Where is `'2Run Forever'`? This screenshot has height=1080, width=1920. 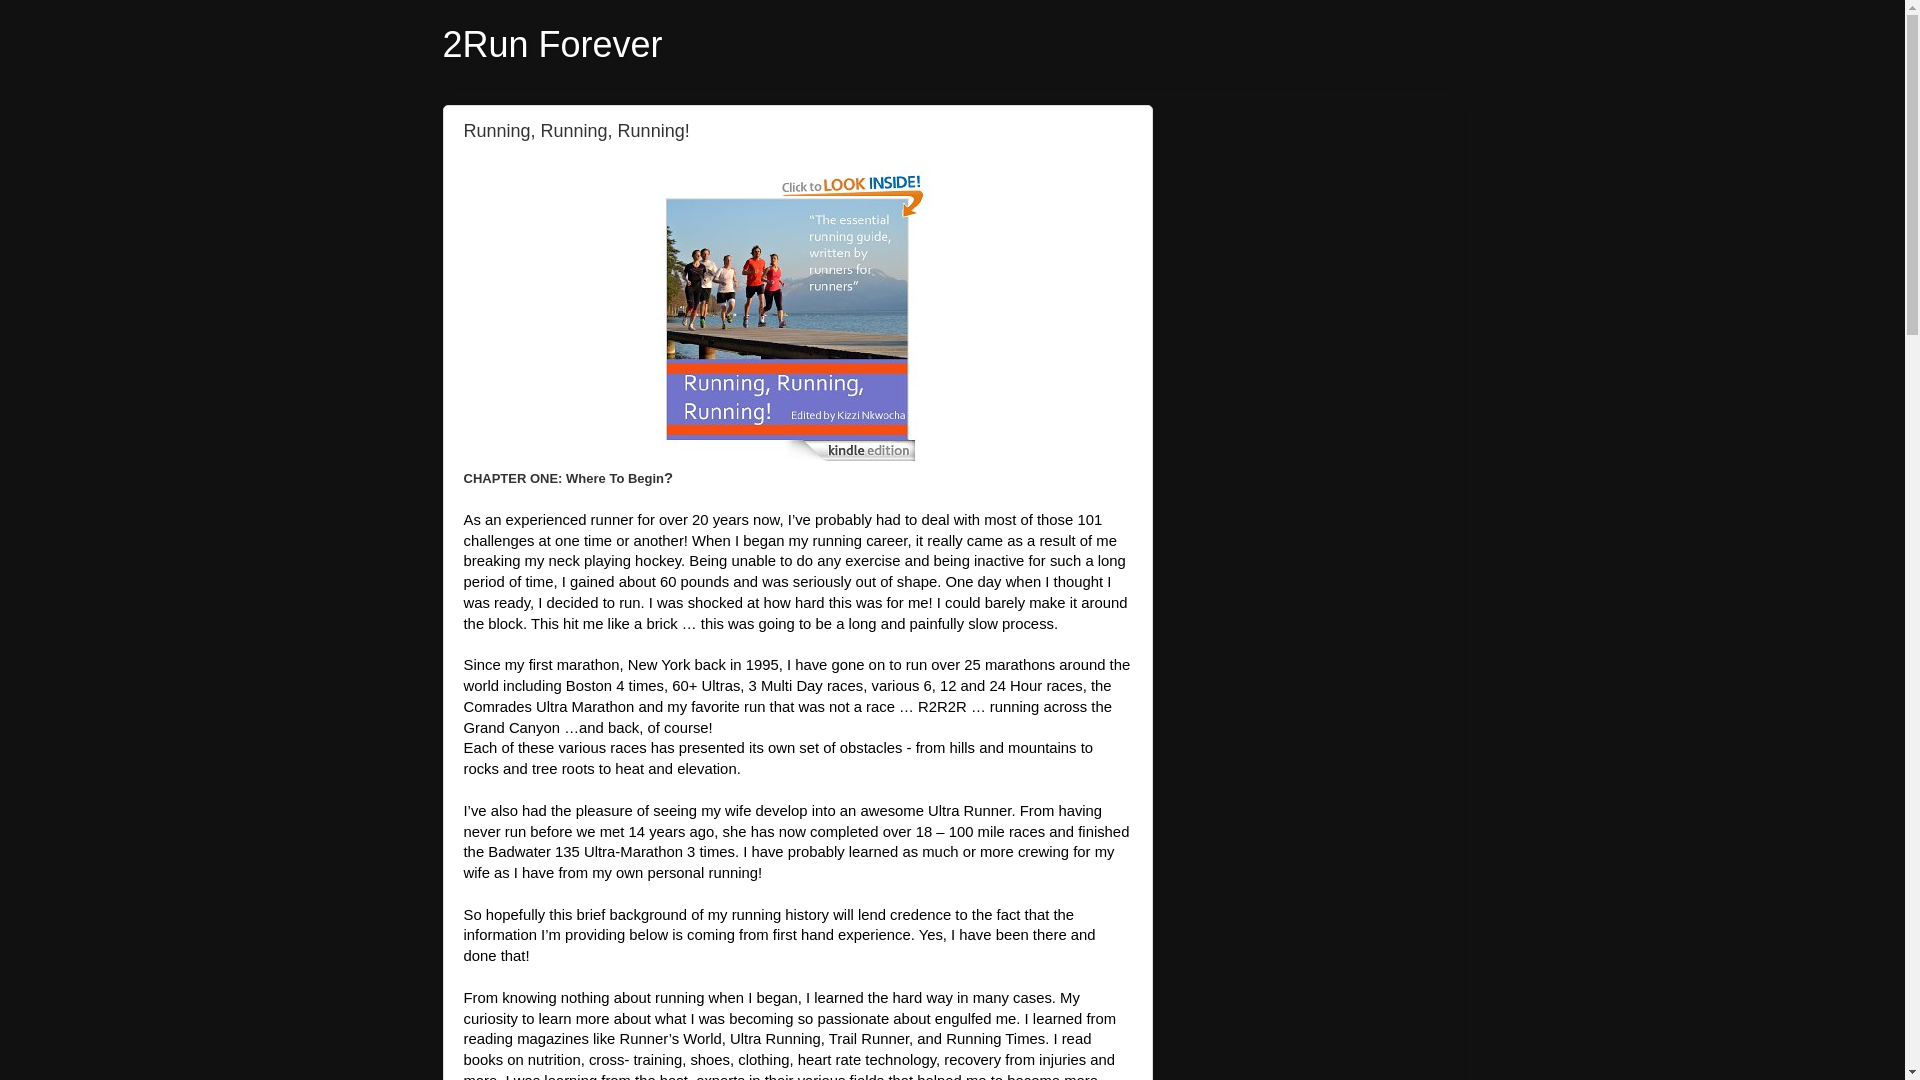 '2Run Forever' is located at coordinates (552, 44).